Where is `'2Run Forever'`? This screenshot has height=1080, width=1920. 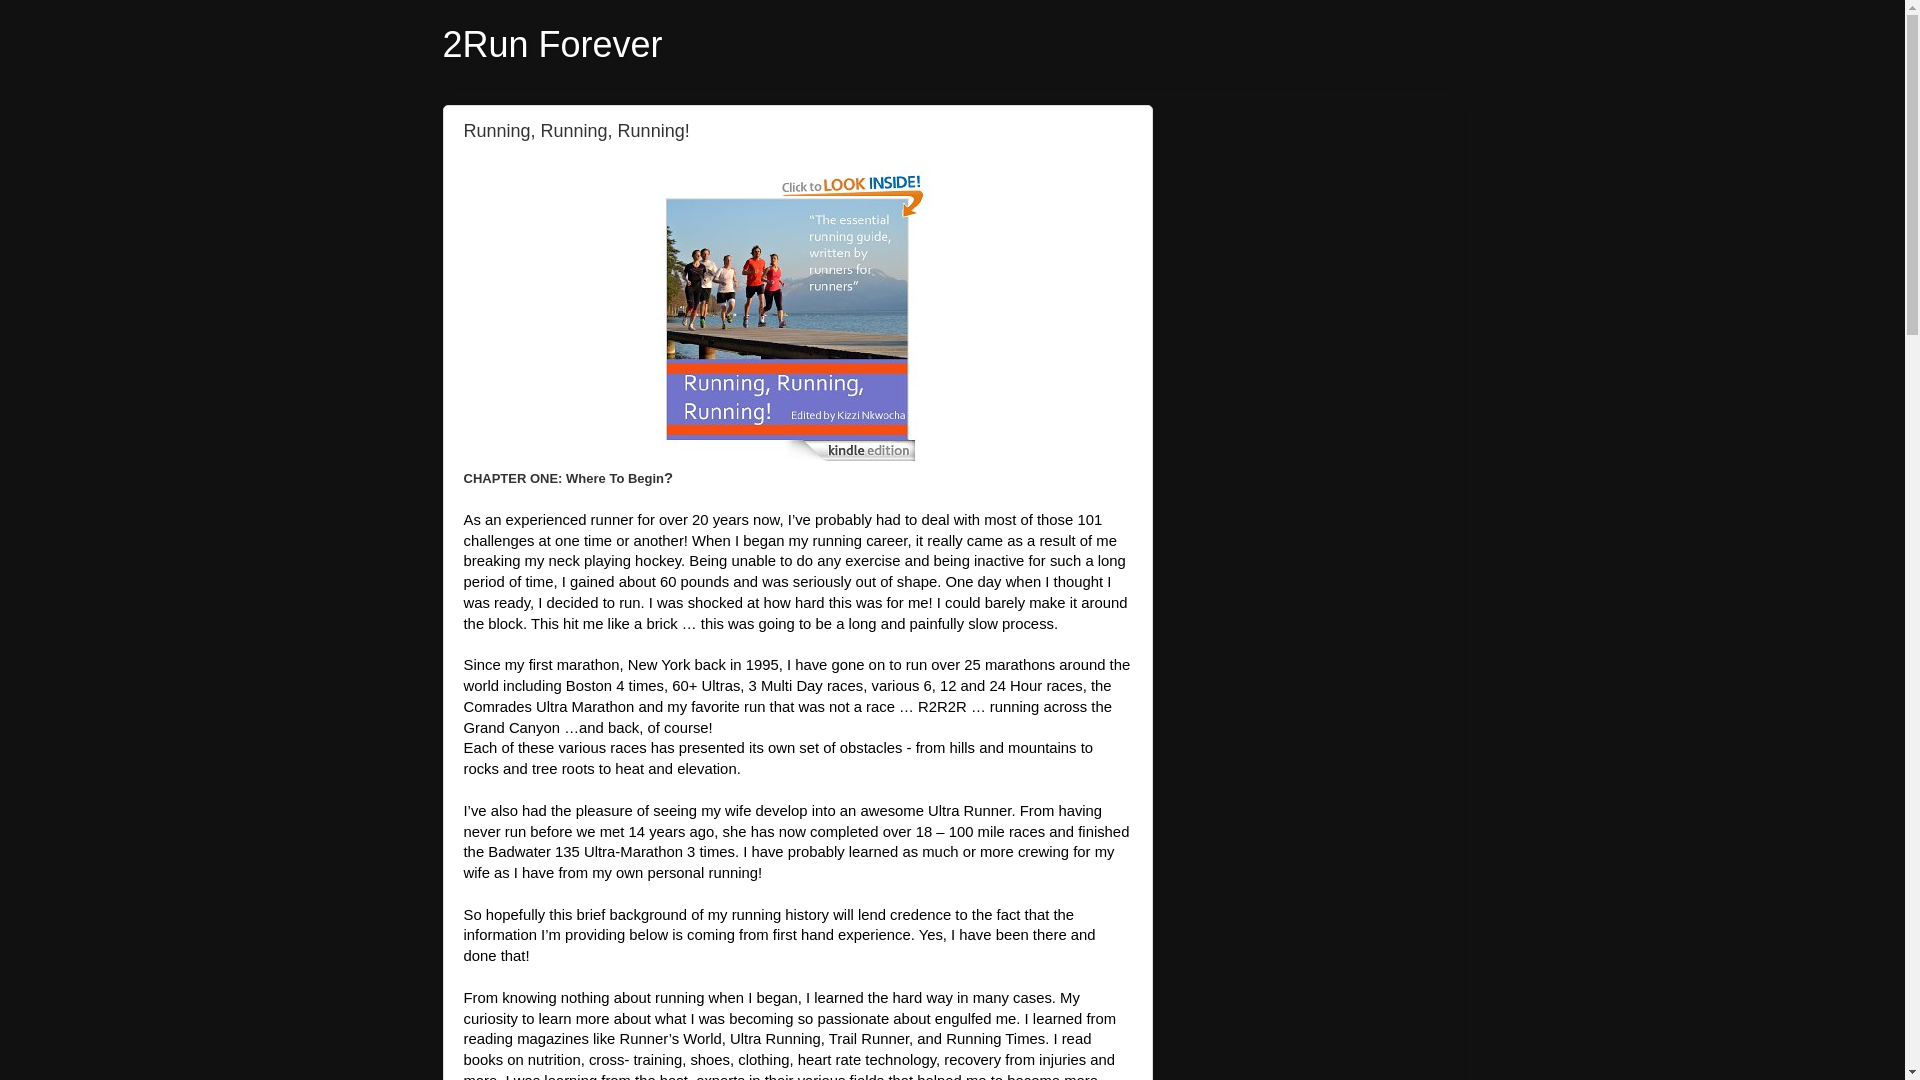 '2Run Forever' is located at coordinates (552, 44).